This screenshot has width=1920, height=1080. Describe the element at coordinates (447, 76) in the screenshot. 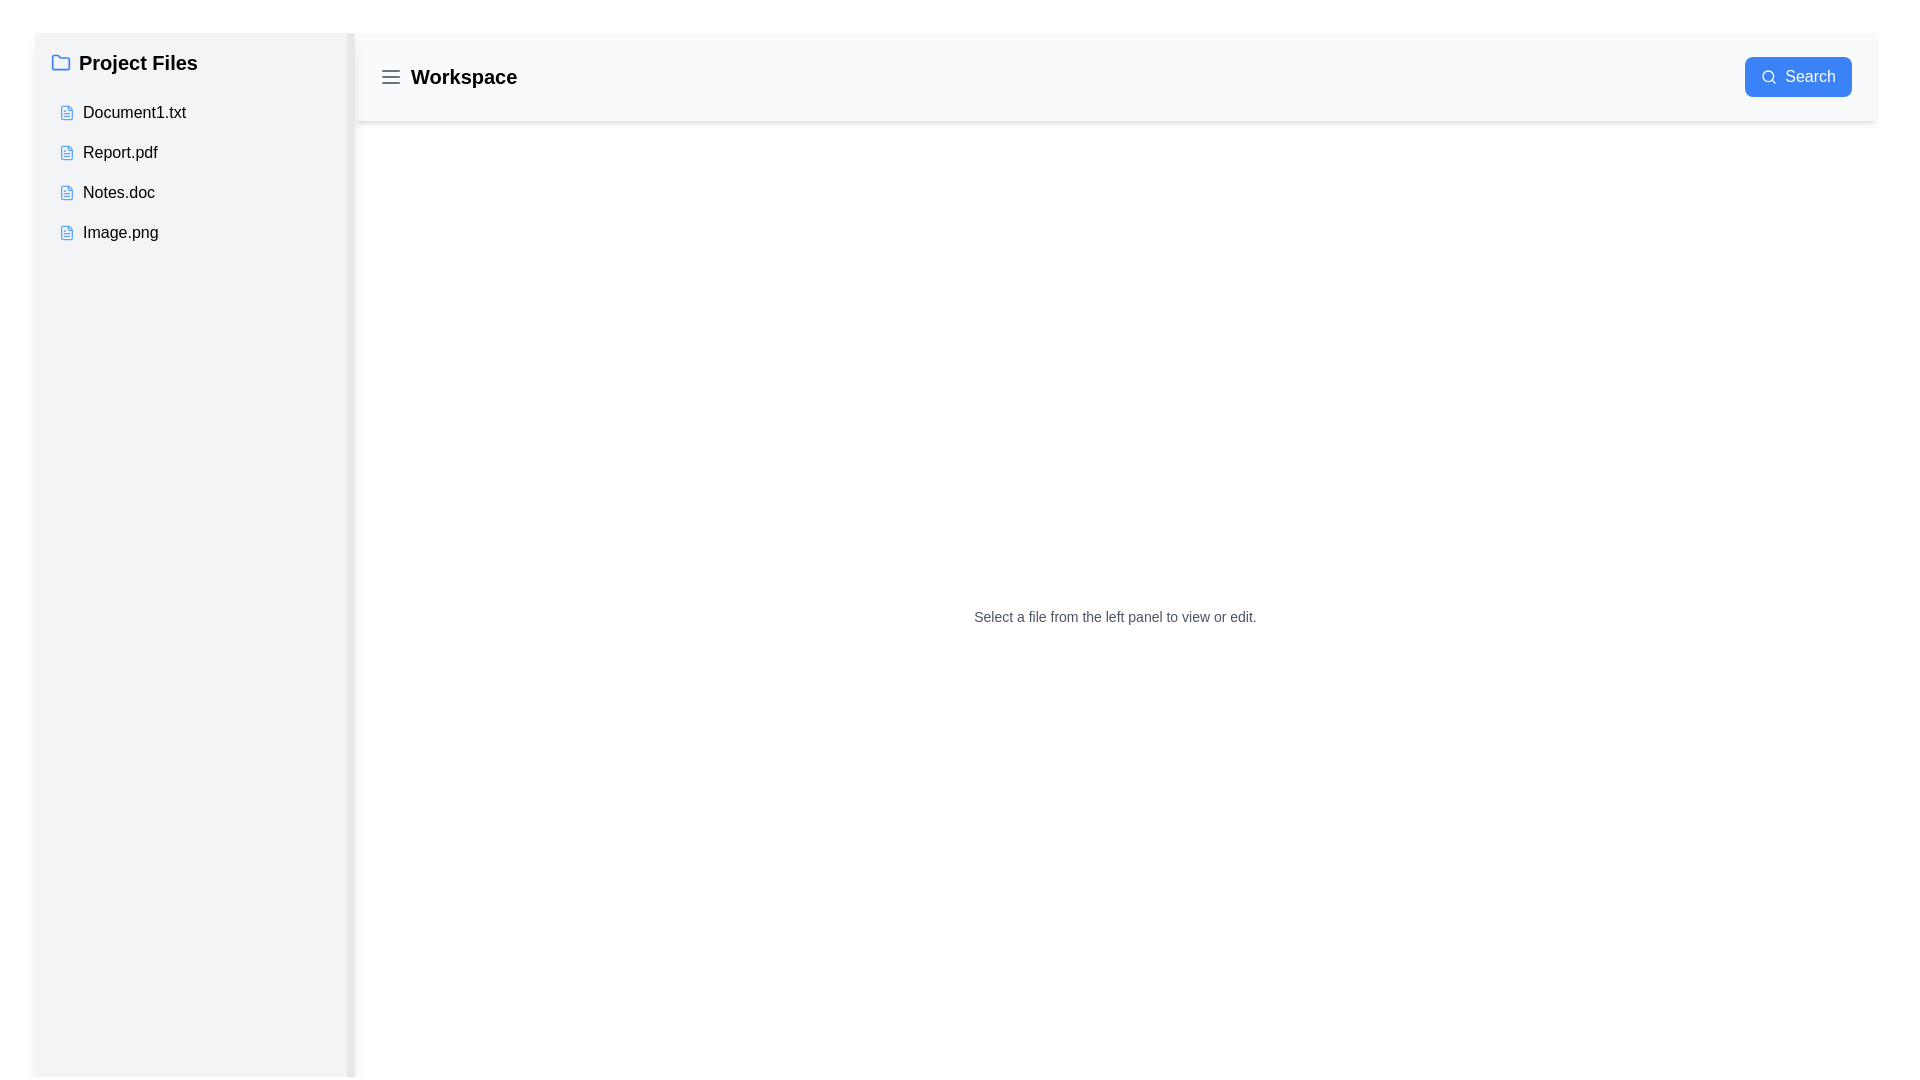

I see `the bold text label displaying 'Workspace' located in the header section of the application, to the right of the menu icon` at that location.